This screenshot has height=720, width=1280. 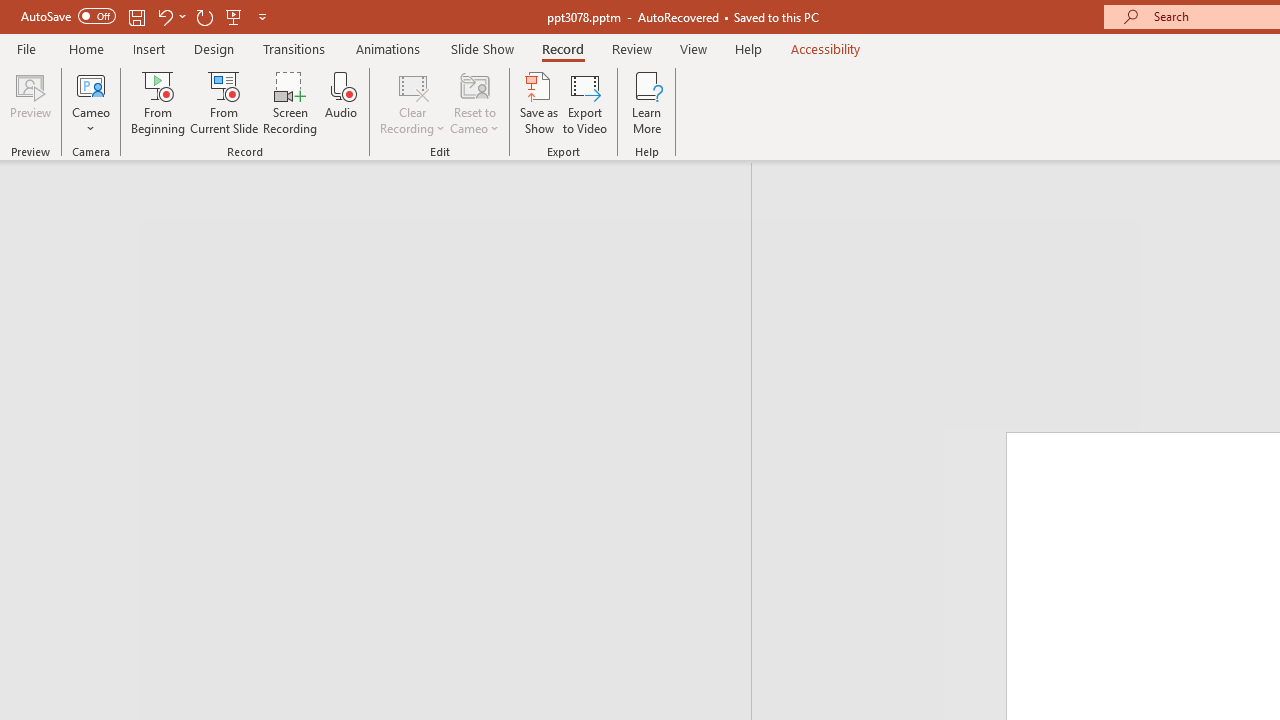 I want to click on 'File Tab', so click(x=26, y=47).